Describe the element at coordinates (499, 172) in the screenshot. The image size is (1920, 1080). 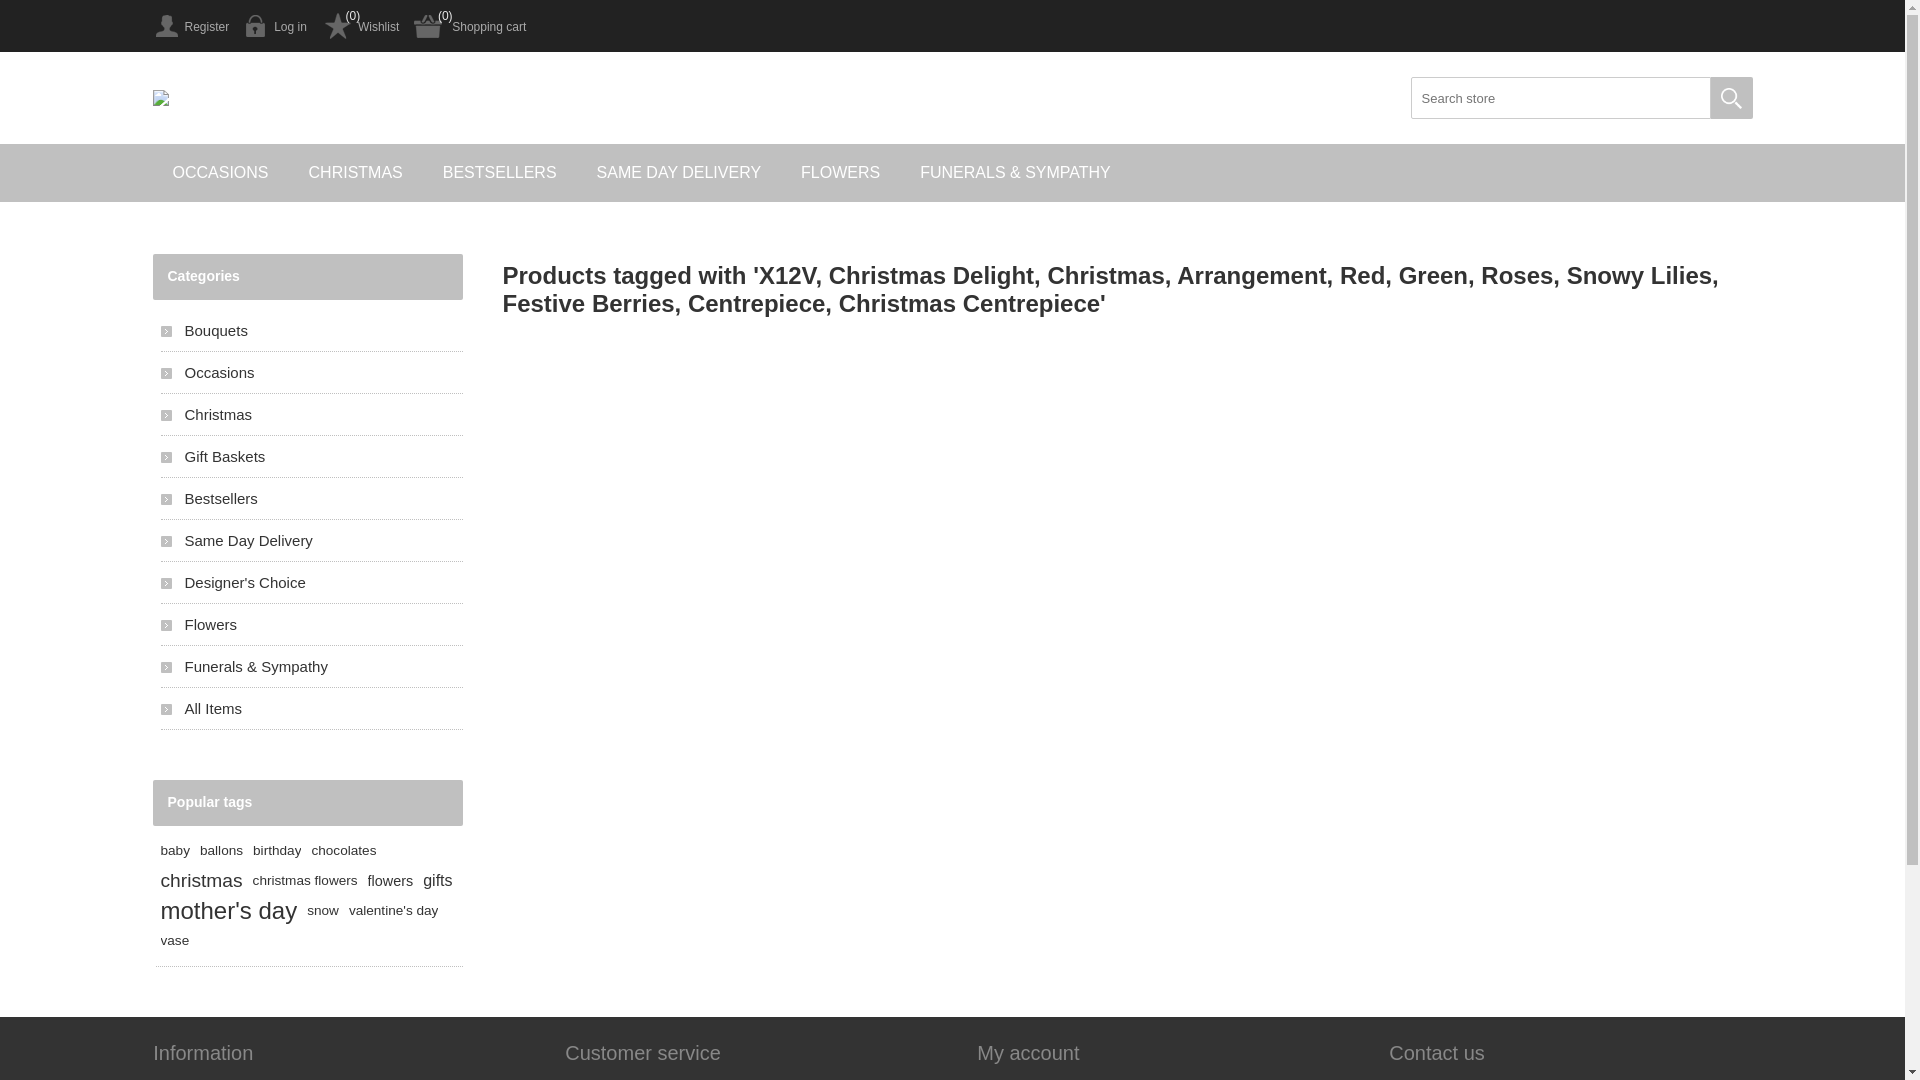
I see `'BESTSELLERS'` at that location.